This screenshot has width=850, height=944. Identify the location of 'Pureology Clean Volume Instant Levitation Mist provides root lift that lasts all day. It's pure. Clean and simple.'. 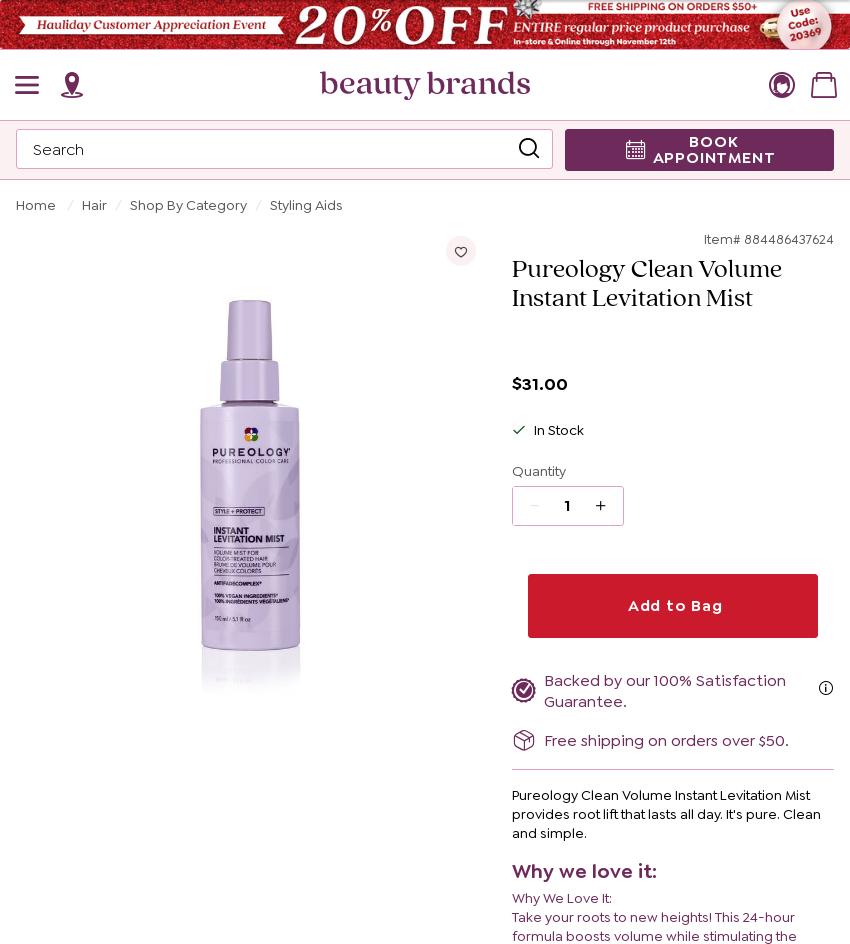
(510, 811).